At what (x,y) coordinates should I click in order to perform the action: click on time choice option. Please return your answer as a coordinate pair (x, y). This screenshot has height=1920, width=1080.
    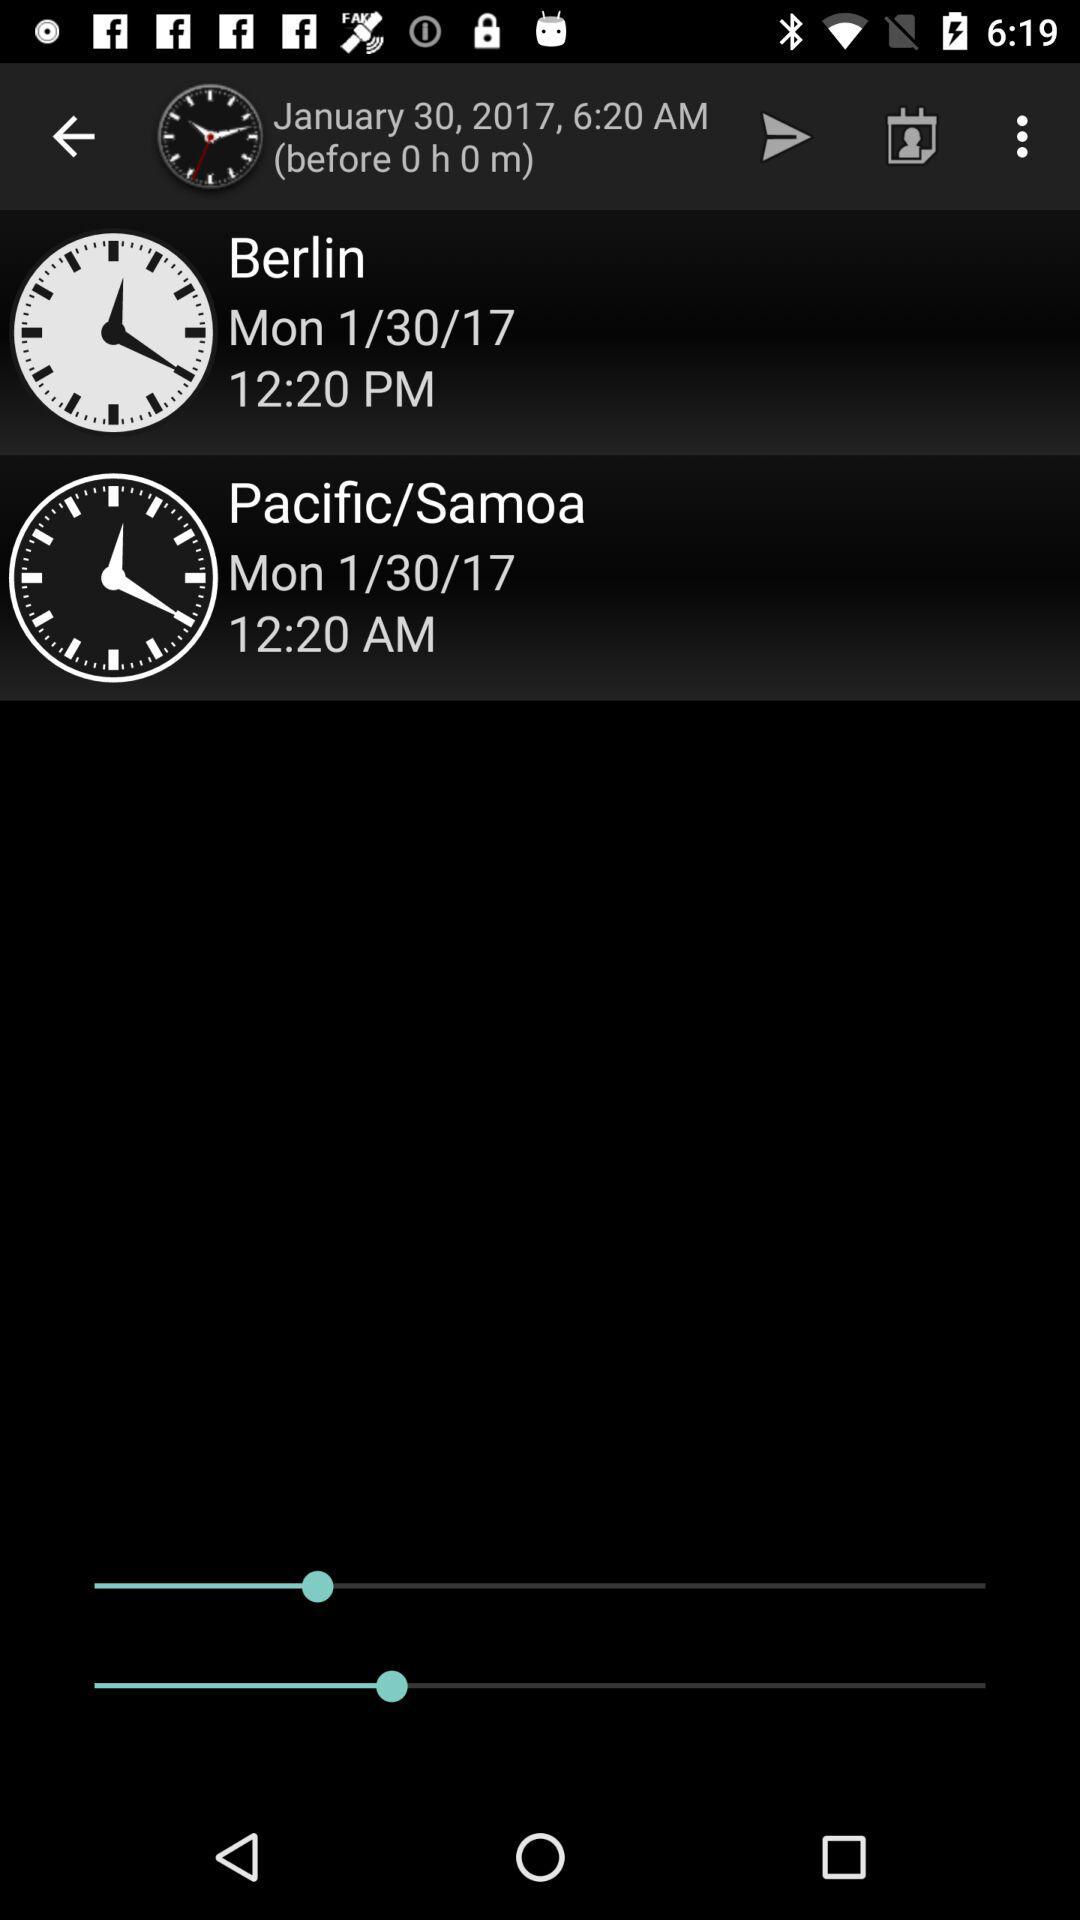
    Looking at the image, I should click on (540, 576).